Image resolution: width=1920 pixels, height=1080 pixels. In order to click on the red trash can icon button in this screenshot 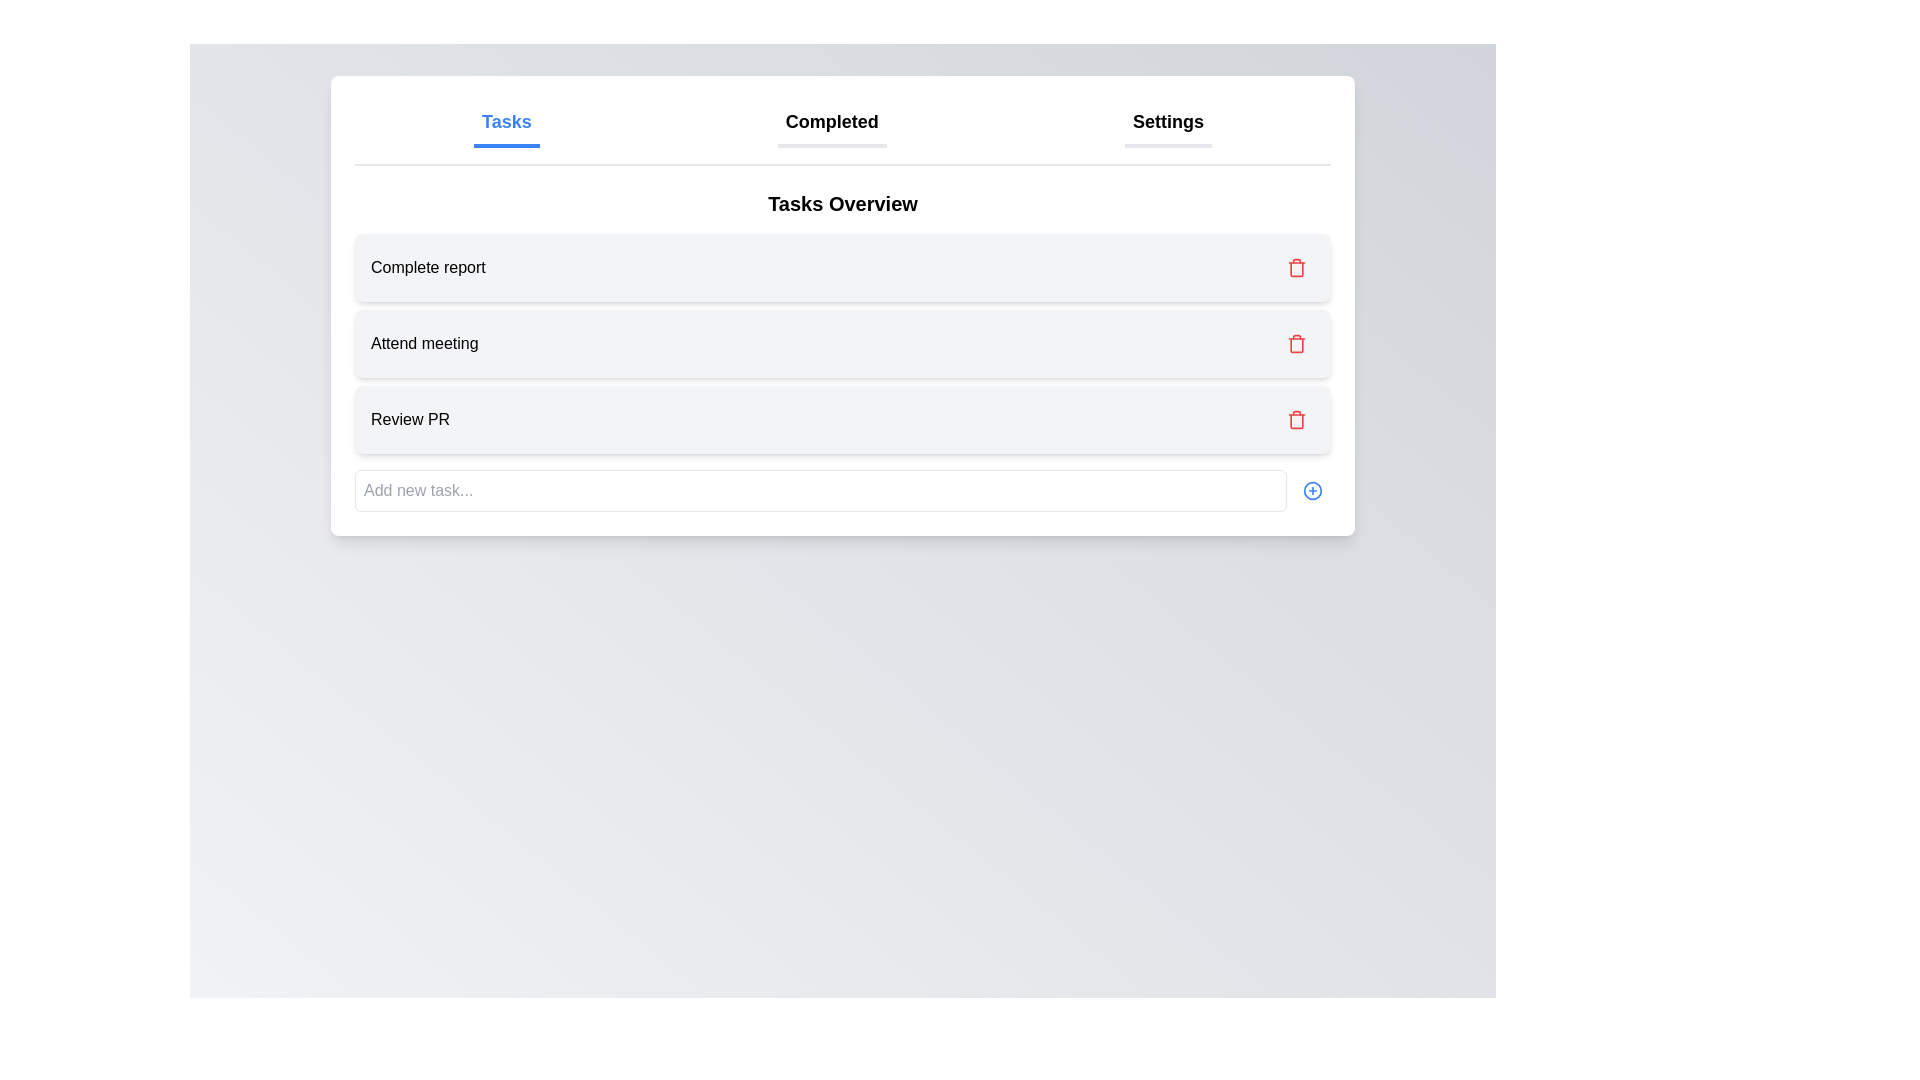, I will do `click(1296, 342)`.